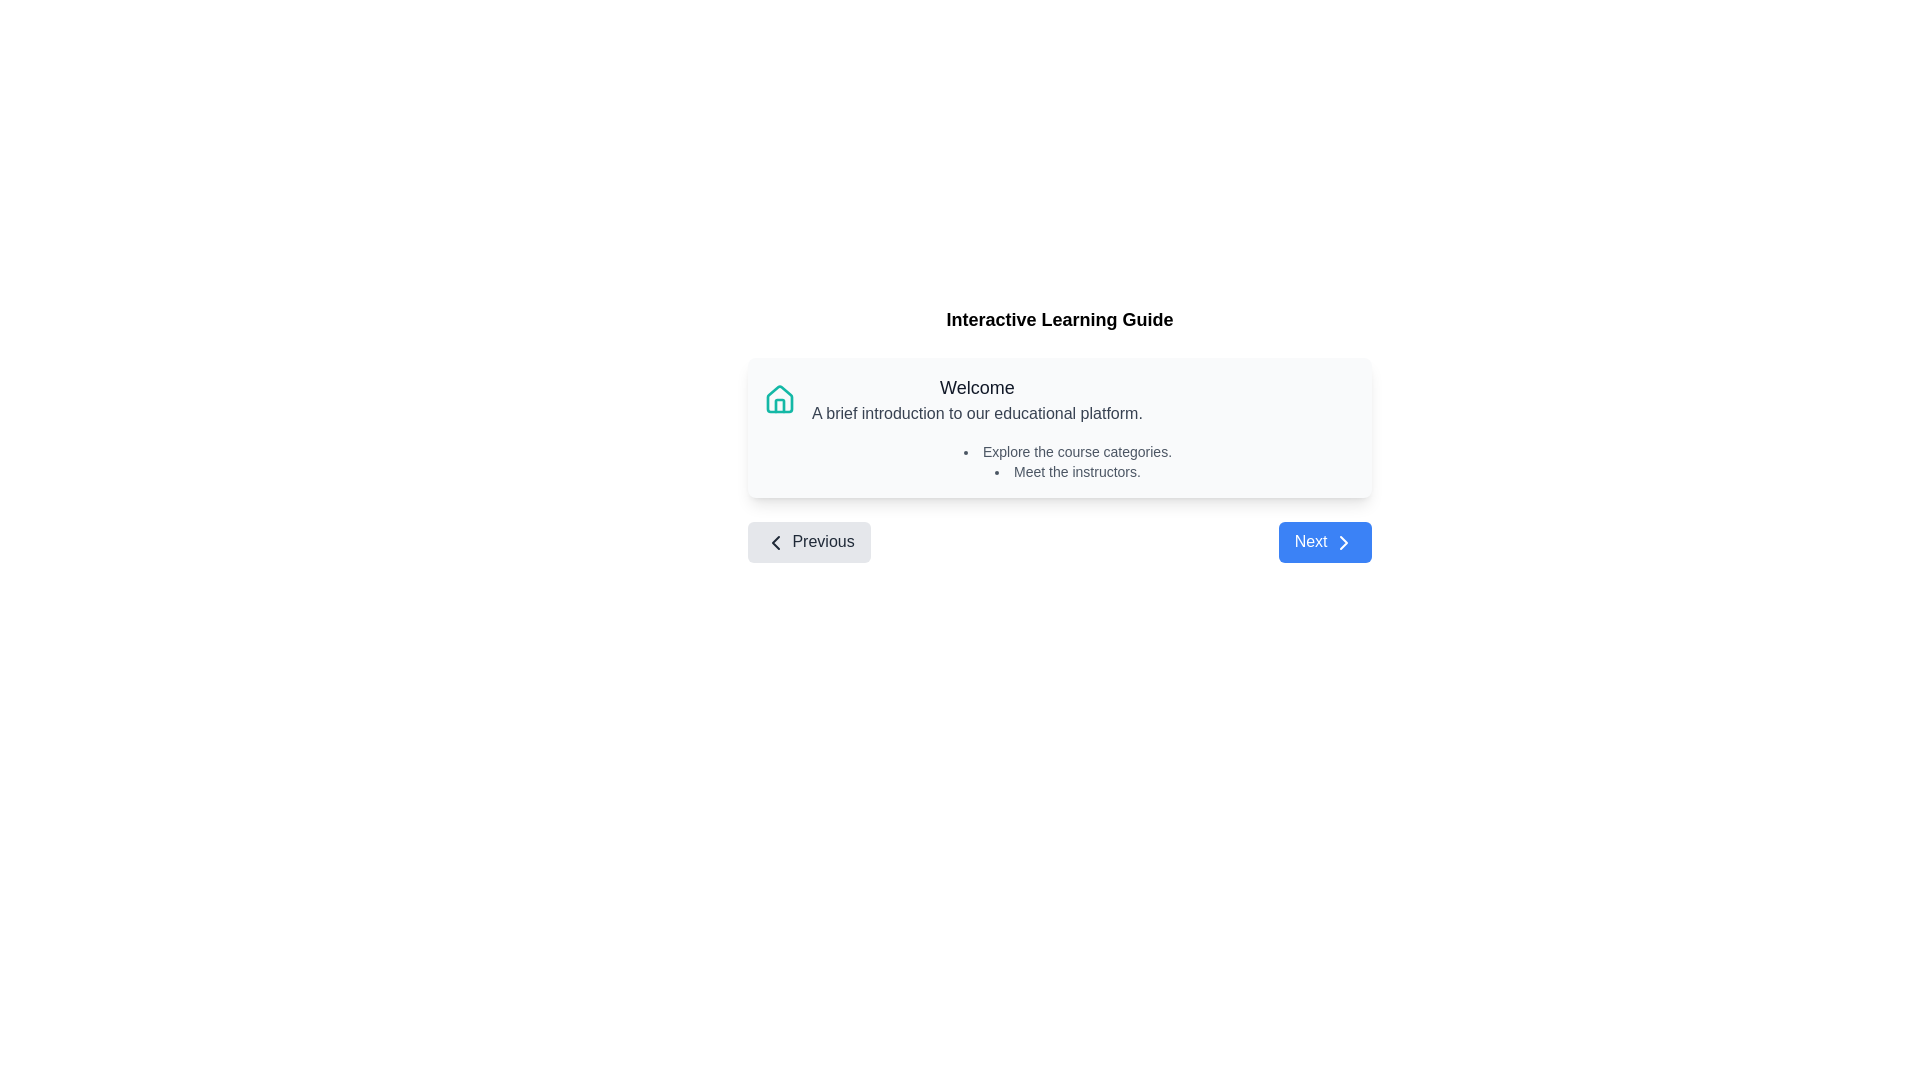  I want to click on the 'Next' button located in the bottom-right corner of the interface, which contains the chevron arrow icon, so click(1344, 542).